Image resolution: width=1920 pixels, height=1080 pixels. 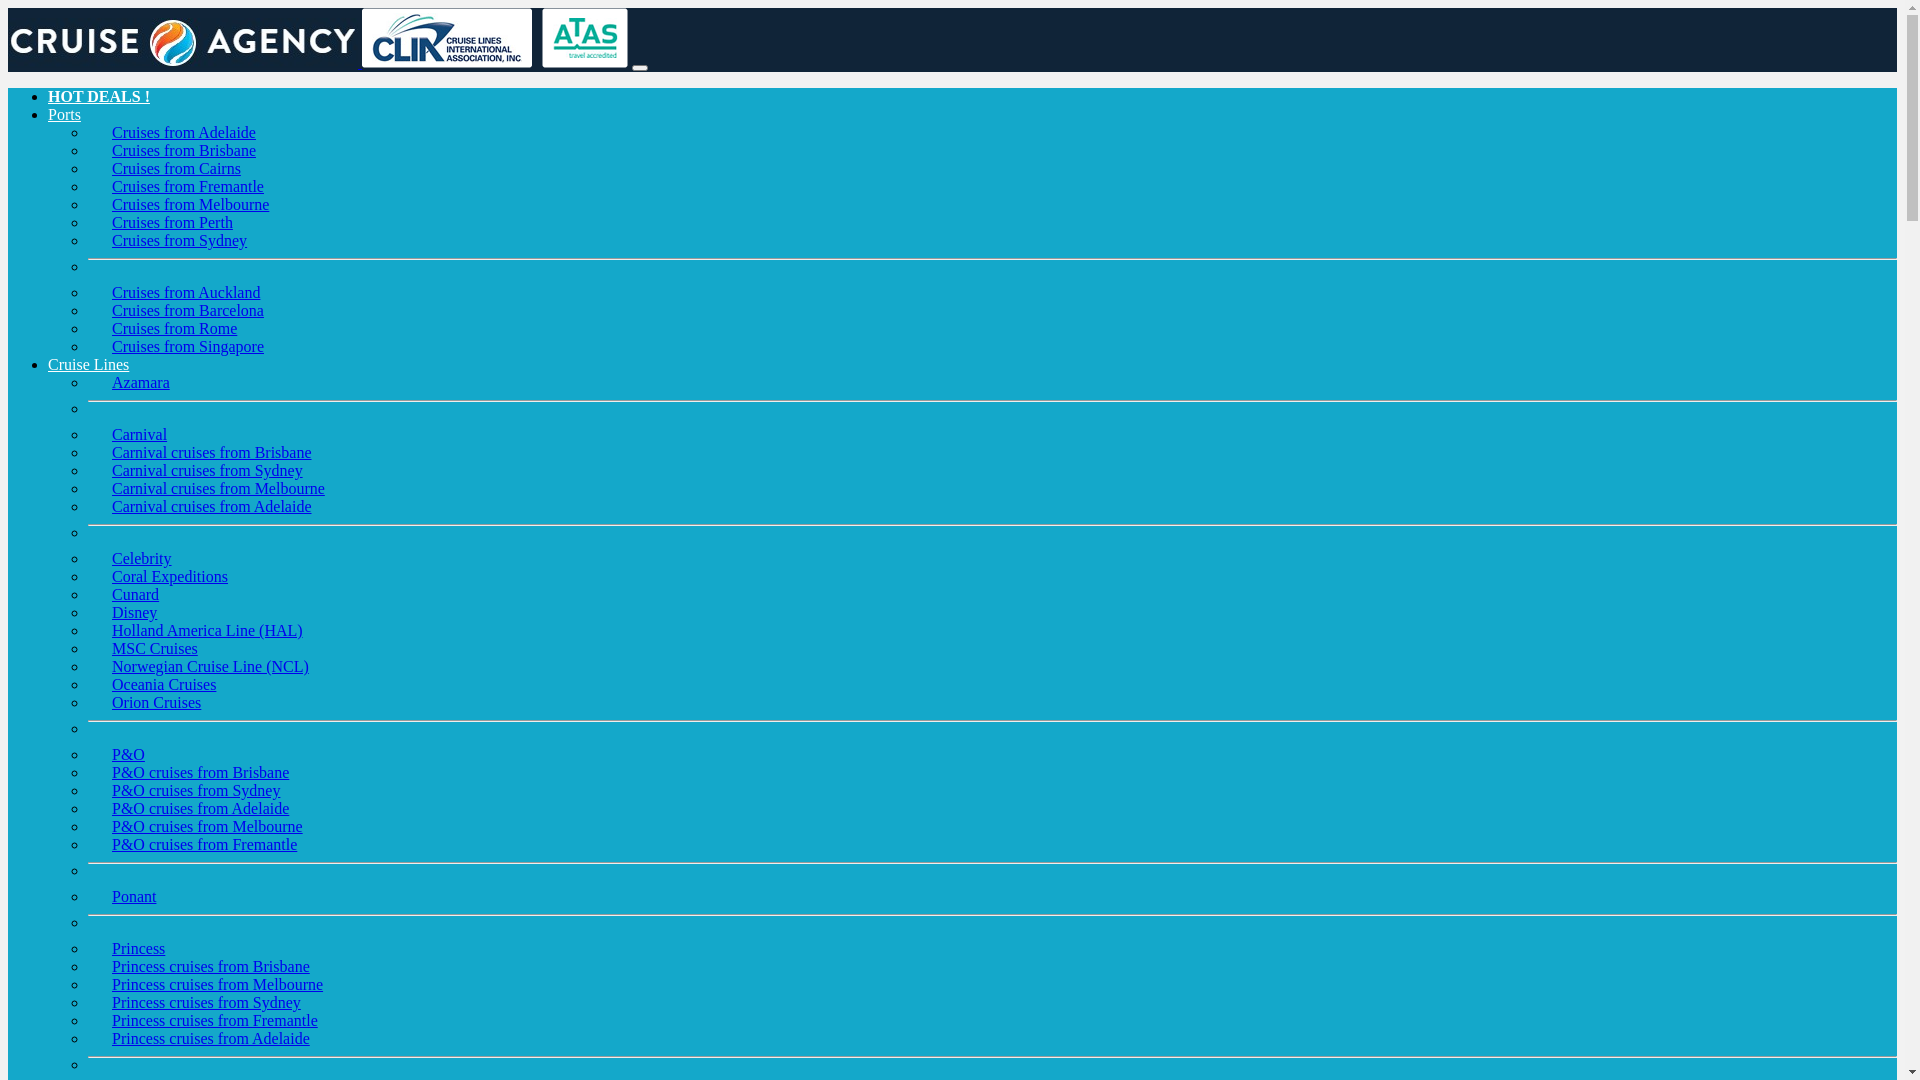 What do you see at coordinates (207, 470) in the screenshot?
I see `'Carnival cruises from Sydney'` at bounding box center [207, 470].